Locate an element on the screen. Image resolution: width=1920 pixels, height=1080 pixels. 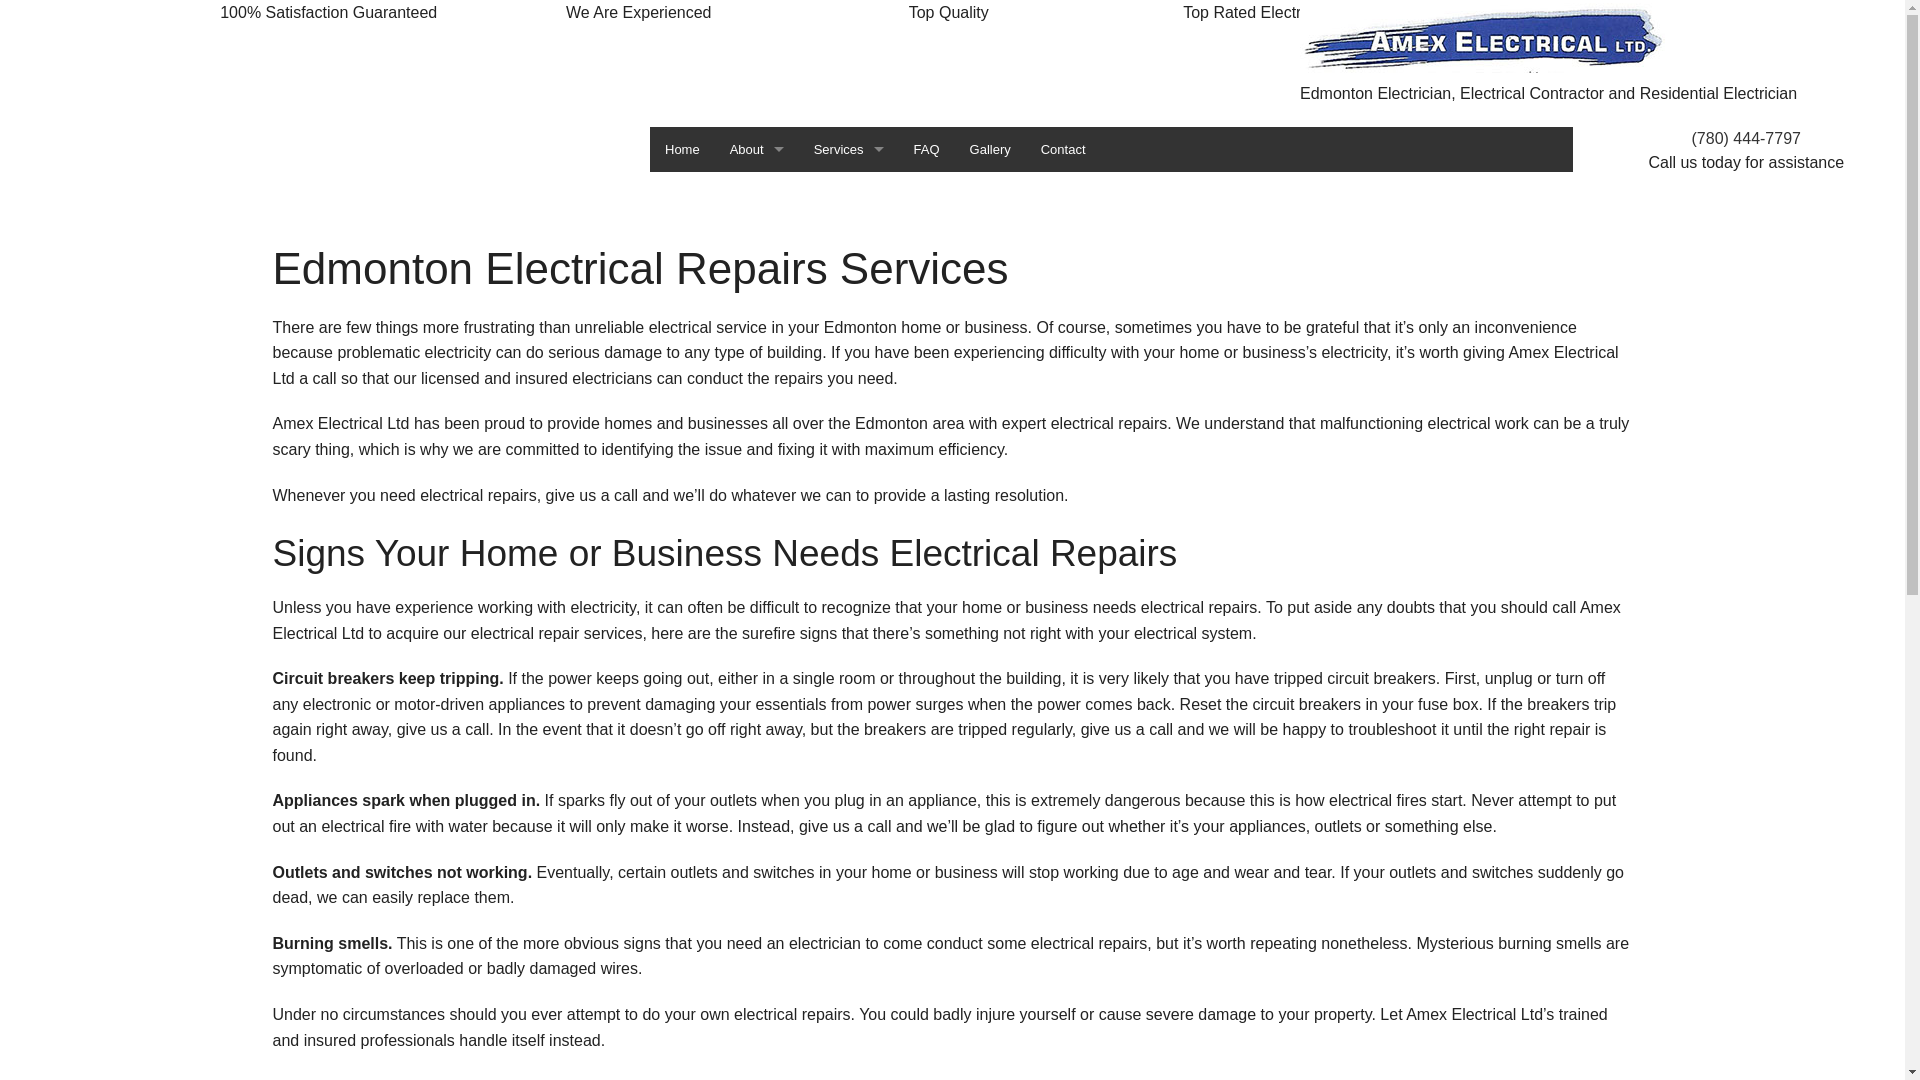
'Services' is located at coordinates (849, 148).